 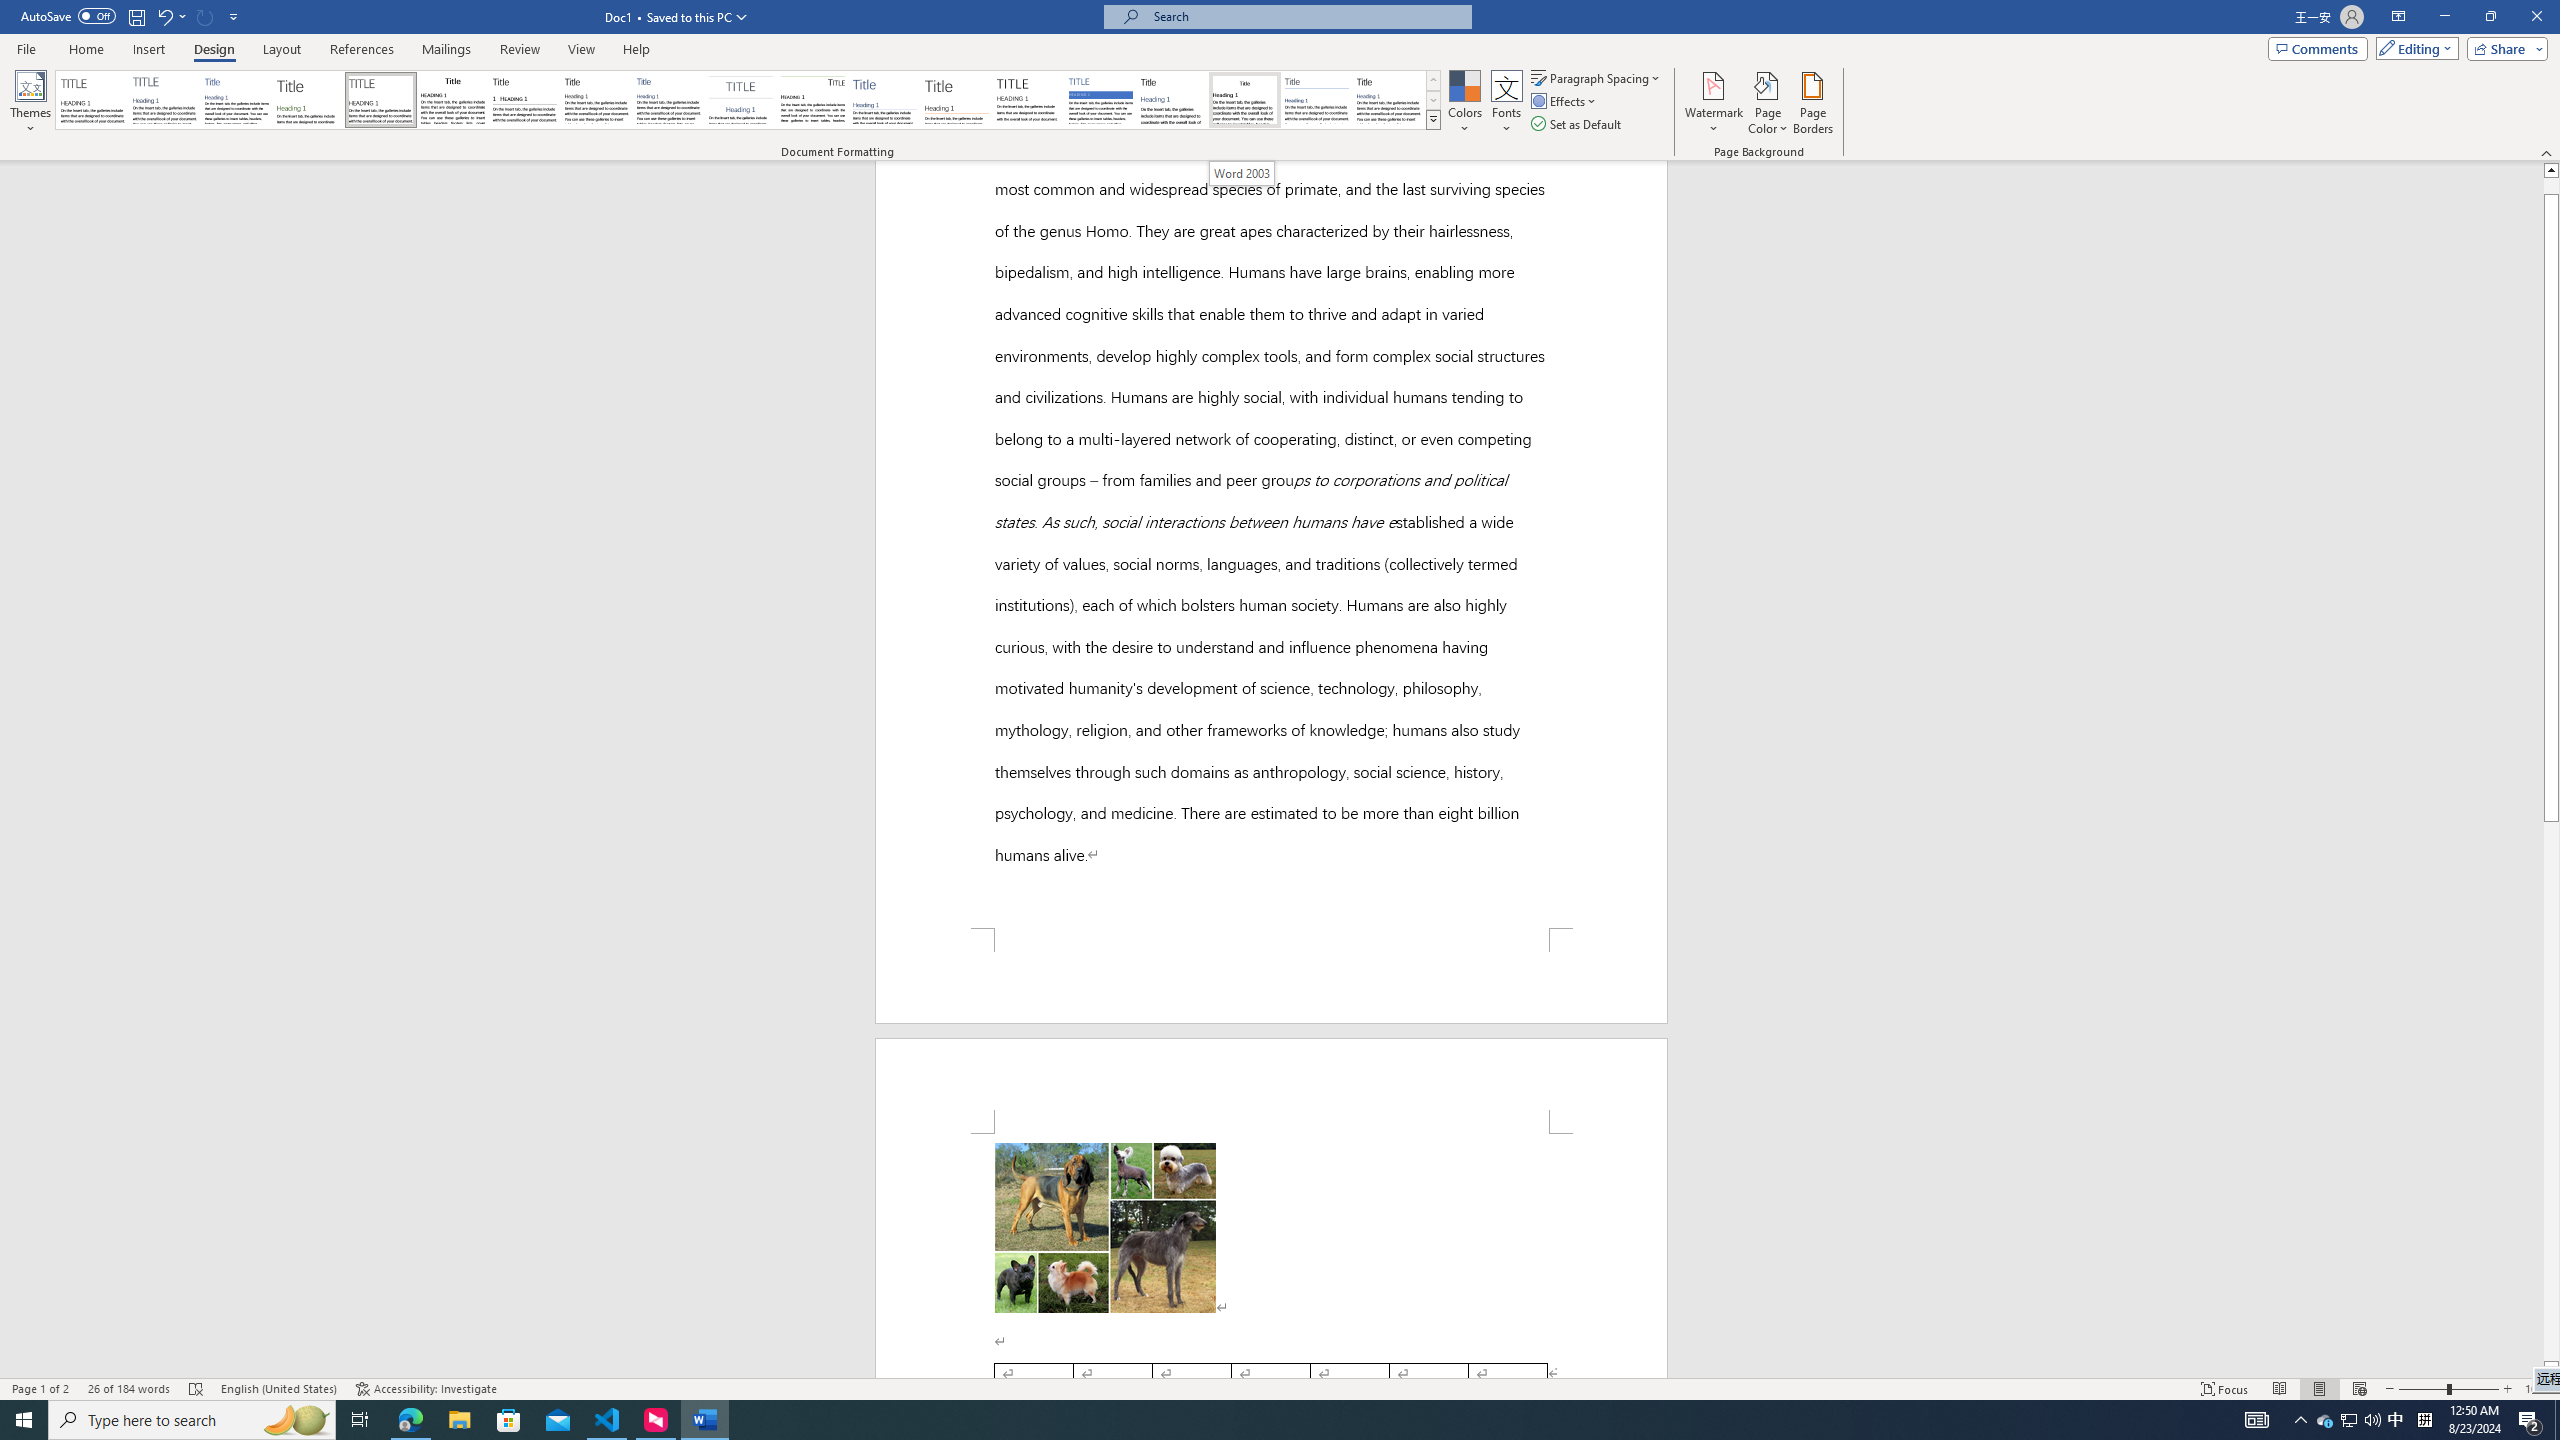 I want to click on 'Can', so click(x=205, y=15).